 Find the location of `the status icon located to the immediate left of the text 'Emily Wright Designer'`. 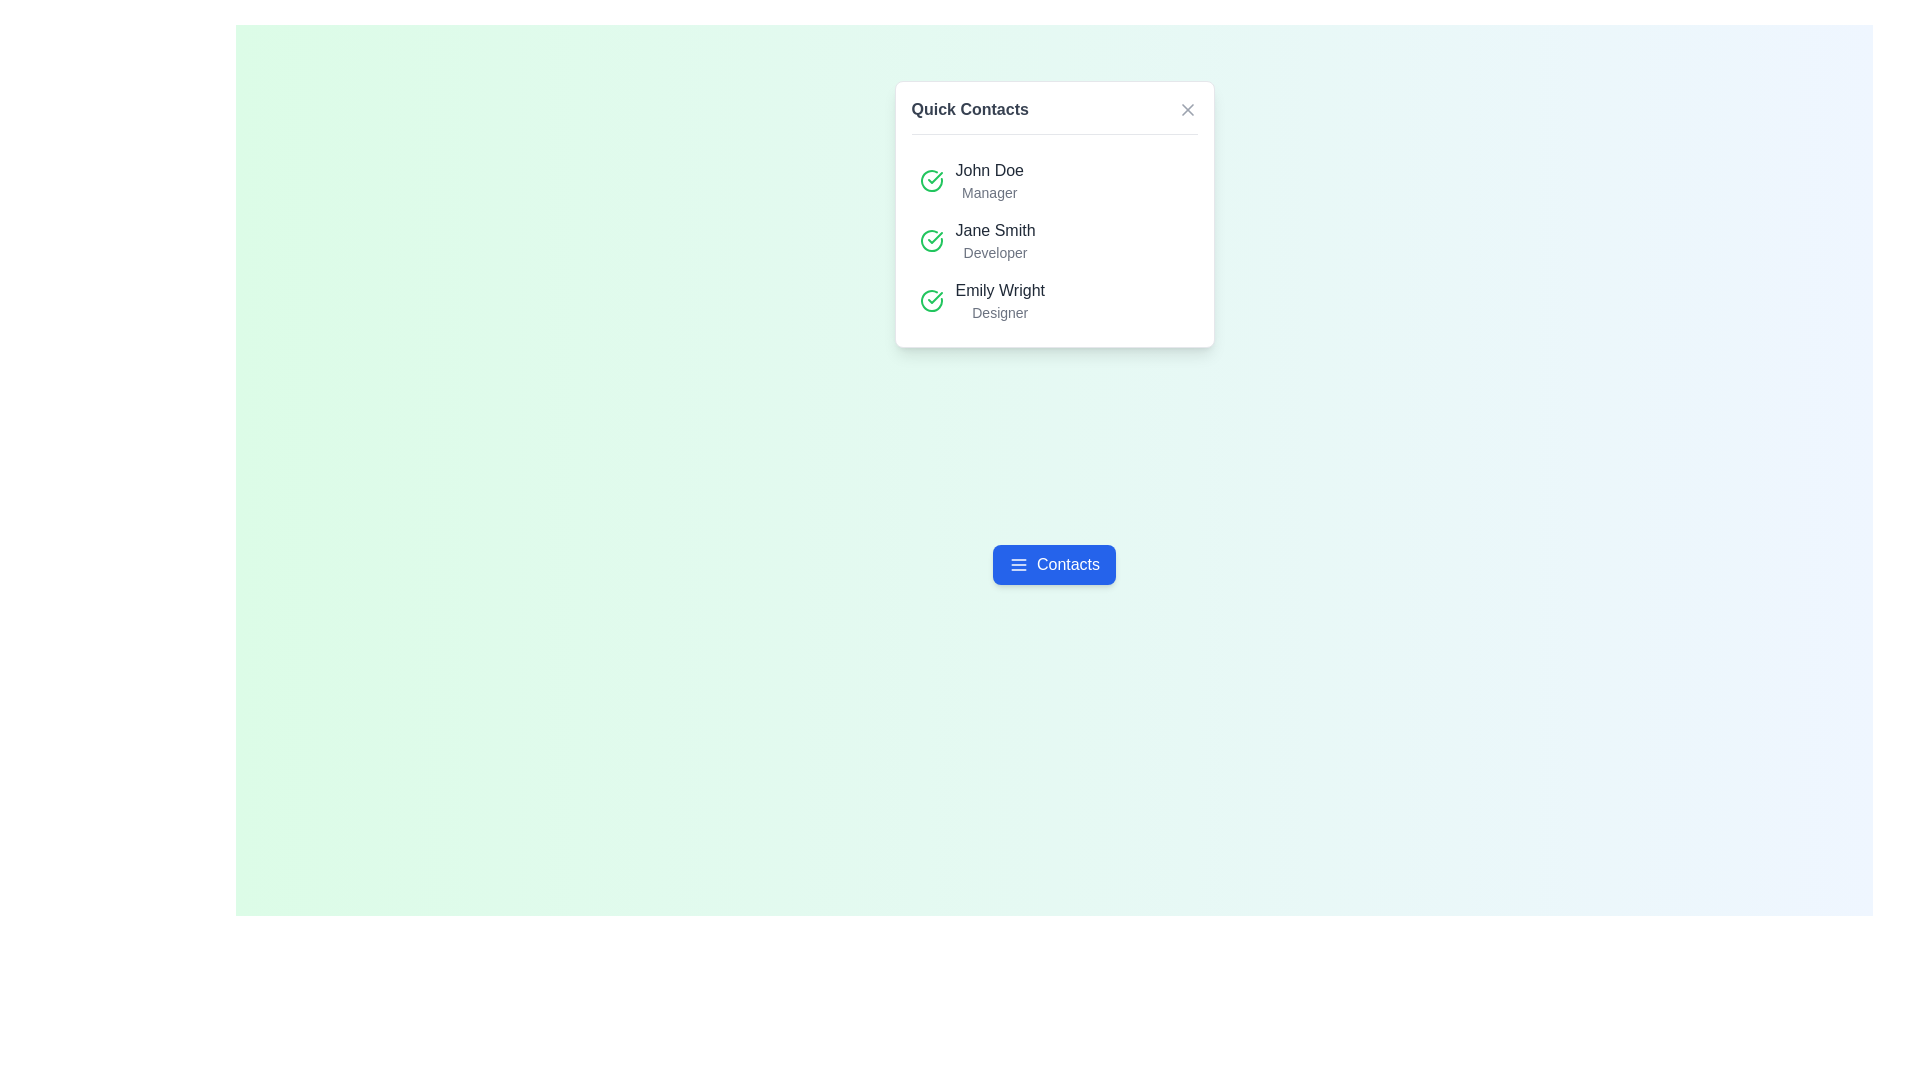

the status icon located to the immediate left of the text 'Emily Wright Designer' is located at coordinates (930, 300).